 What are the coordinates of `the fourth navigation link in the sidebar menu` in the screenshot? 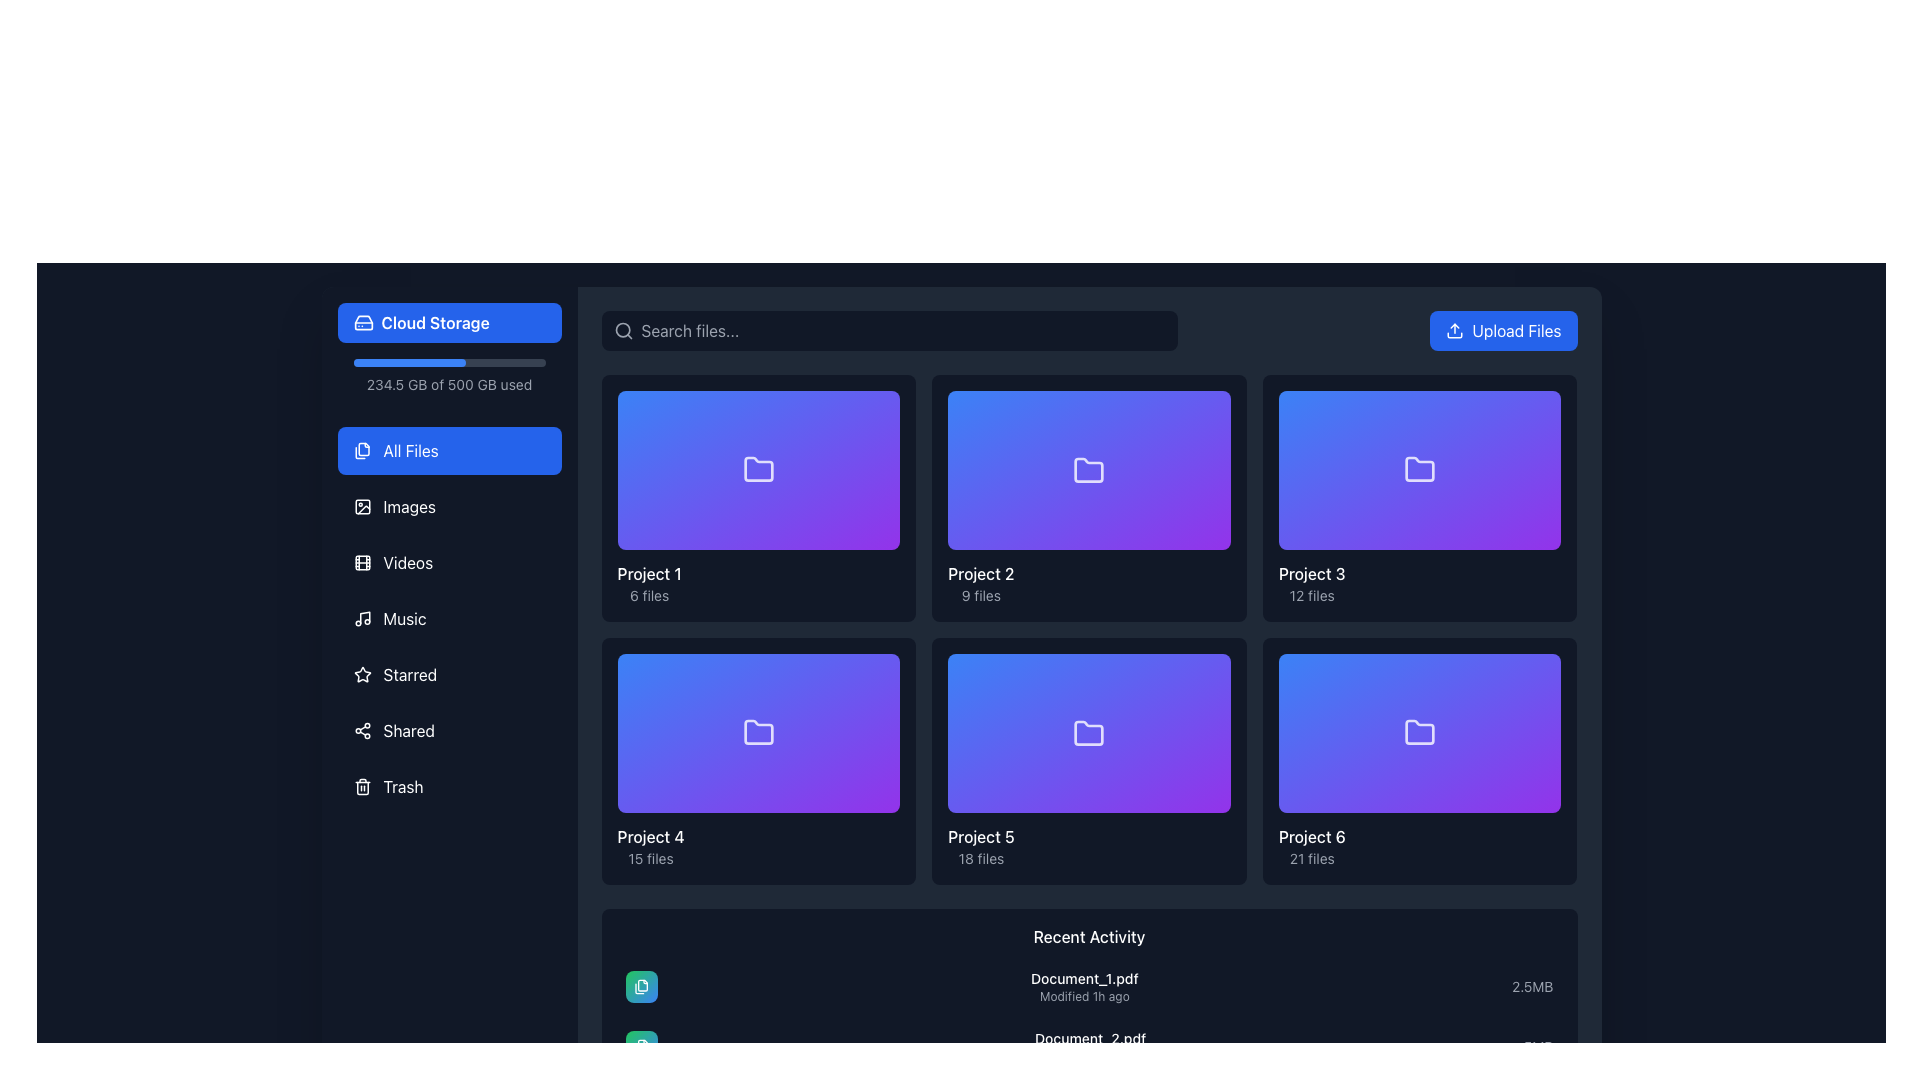 It's located at (448, 617).